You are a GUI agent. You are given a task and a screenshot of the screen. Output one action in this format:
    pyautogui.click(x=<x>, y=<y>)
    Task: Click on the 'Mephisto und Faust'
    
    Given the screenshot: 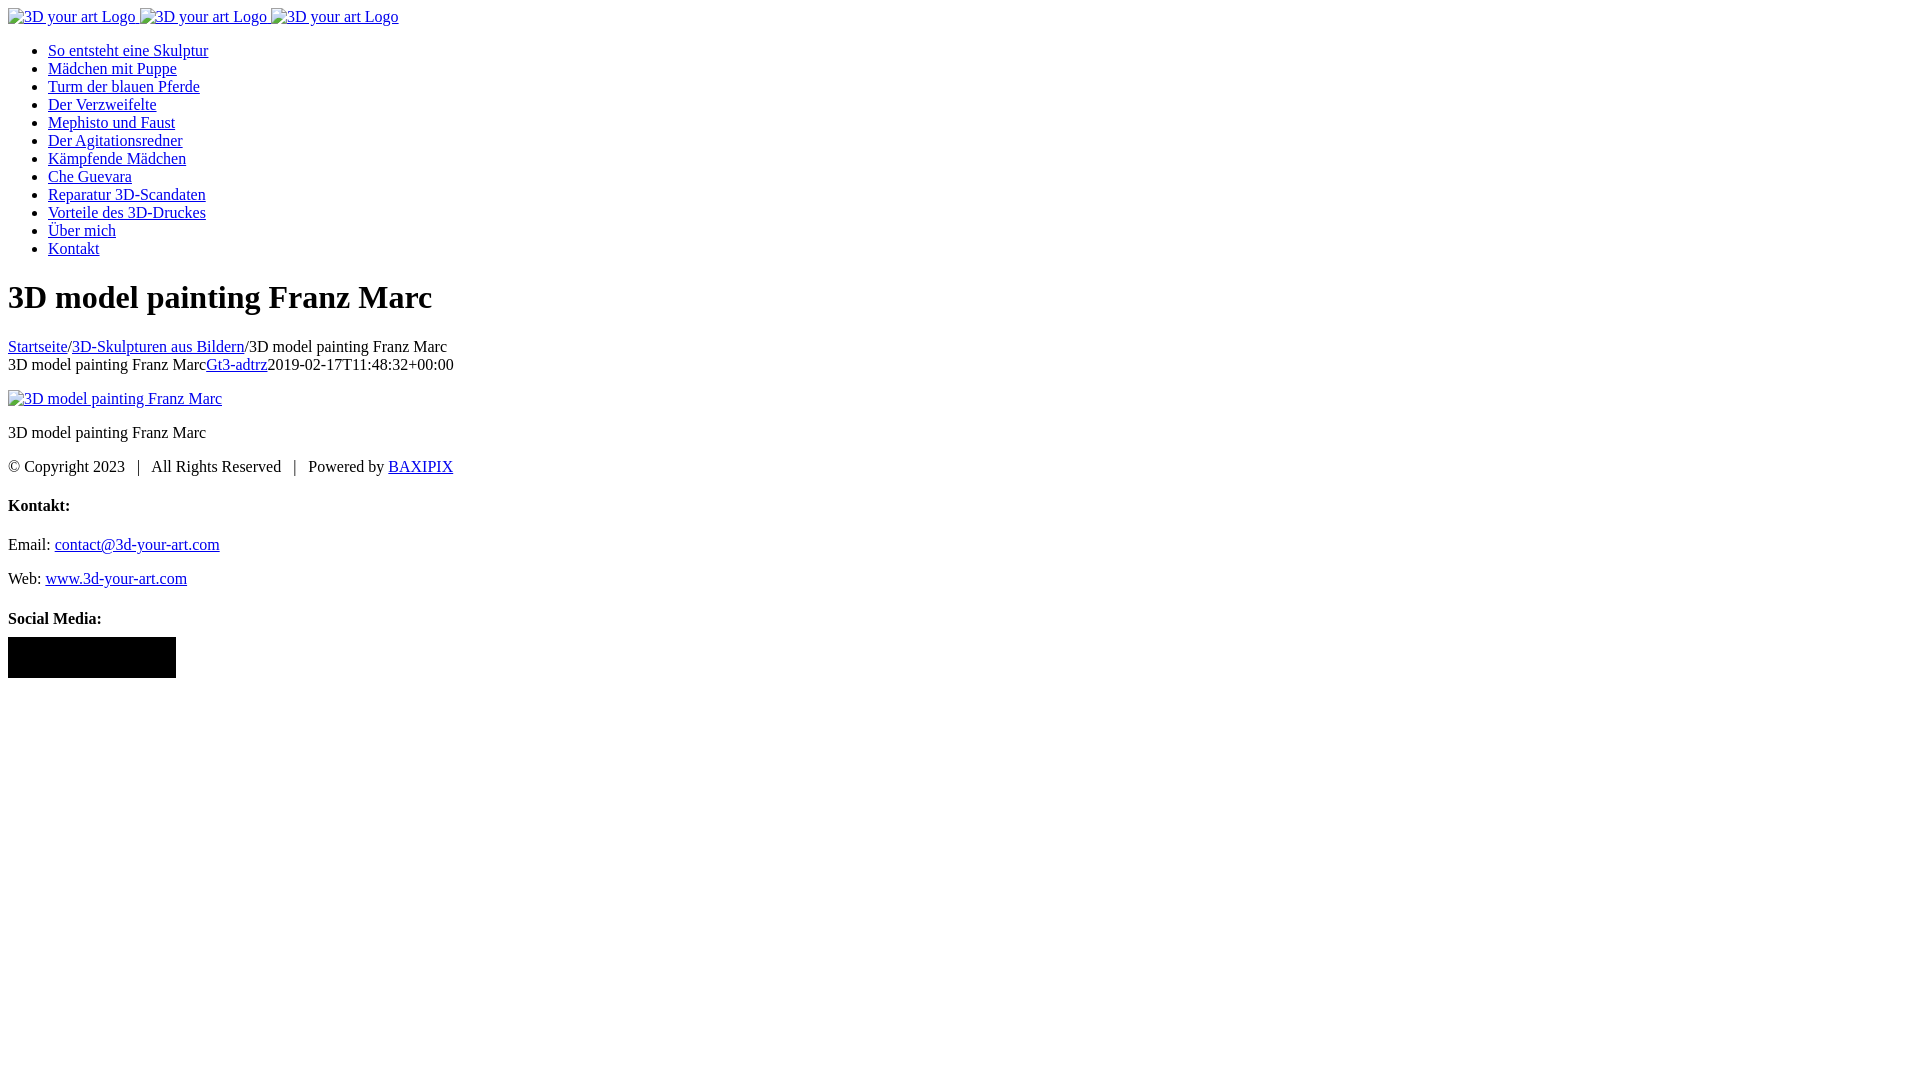 What is the action you would take?
    pyautogui.click(x=48, y=122)
    